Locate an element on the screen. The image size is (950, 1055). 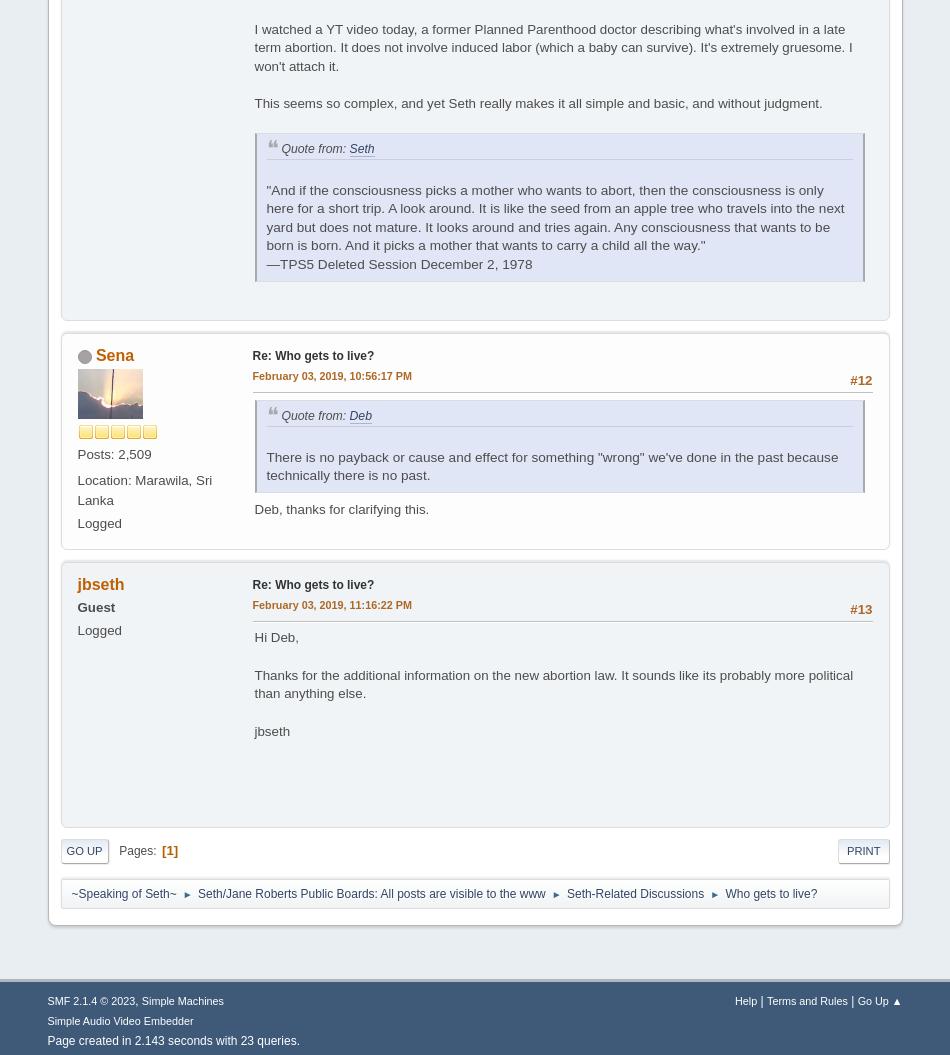
',' is located at coordinates (138, 999).